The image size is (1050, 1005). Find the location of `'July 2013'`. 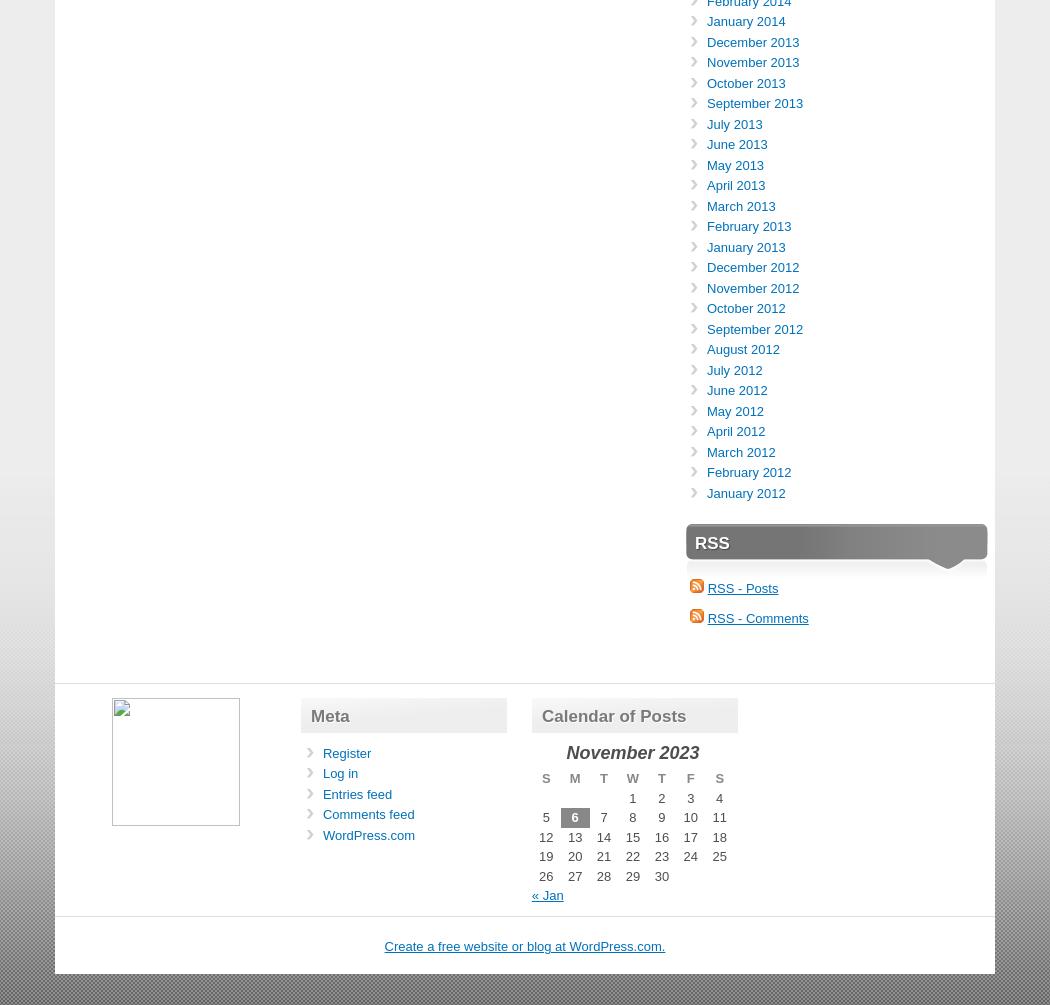

'July 2013' is located at coordinates (706, 123).